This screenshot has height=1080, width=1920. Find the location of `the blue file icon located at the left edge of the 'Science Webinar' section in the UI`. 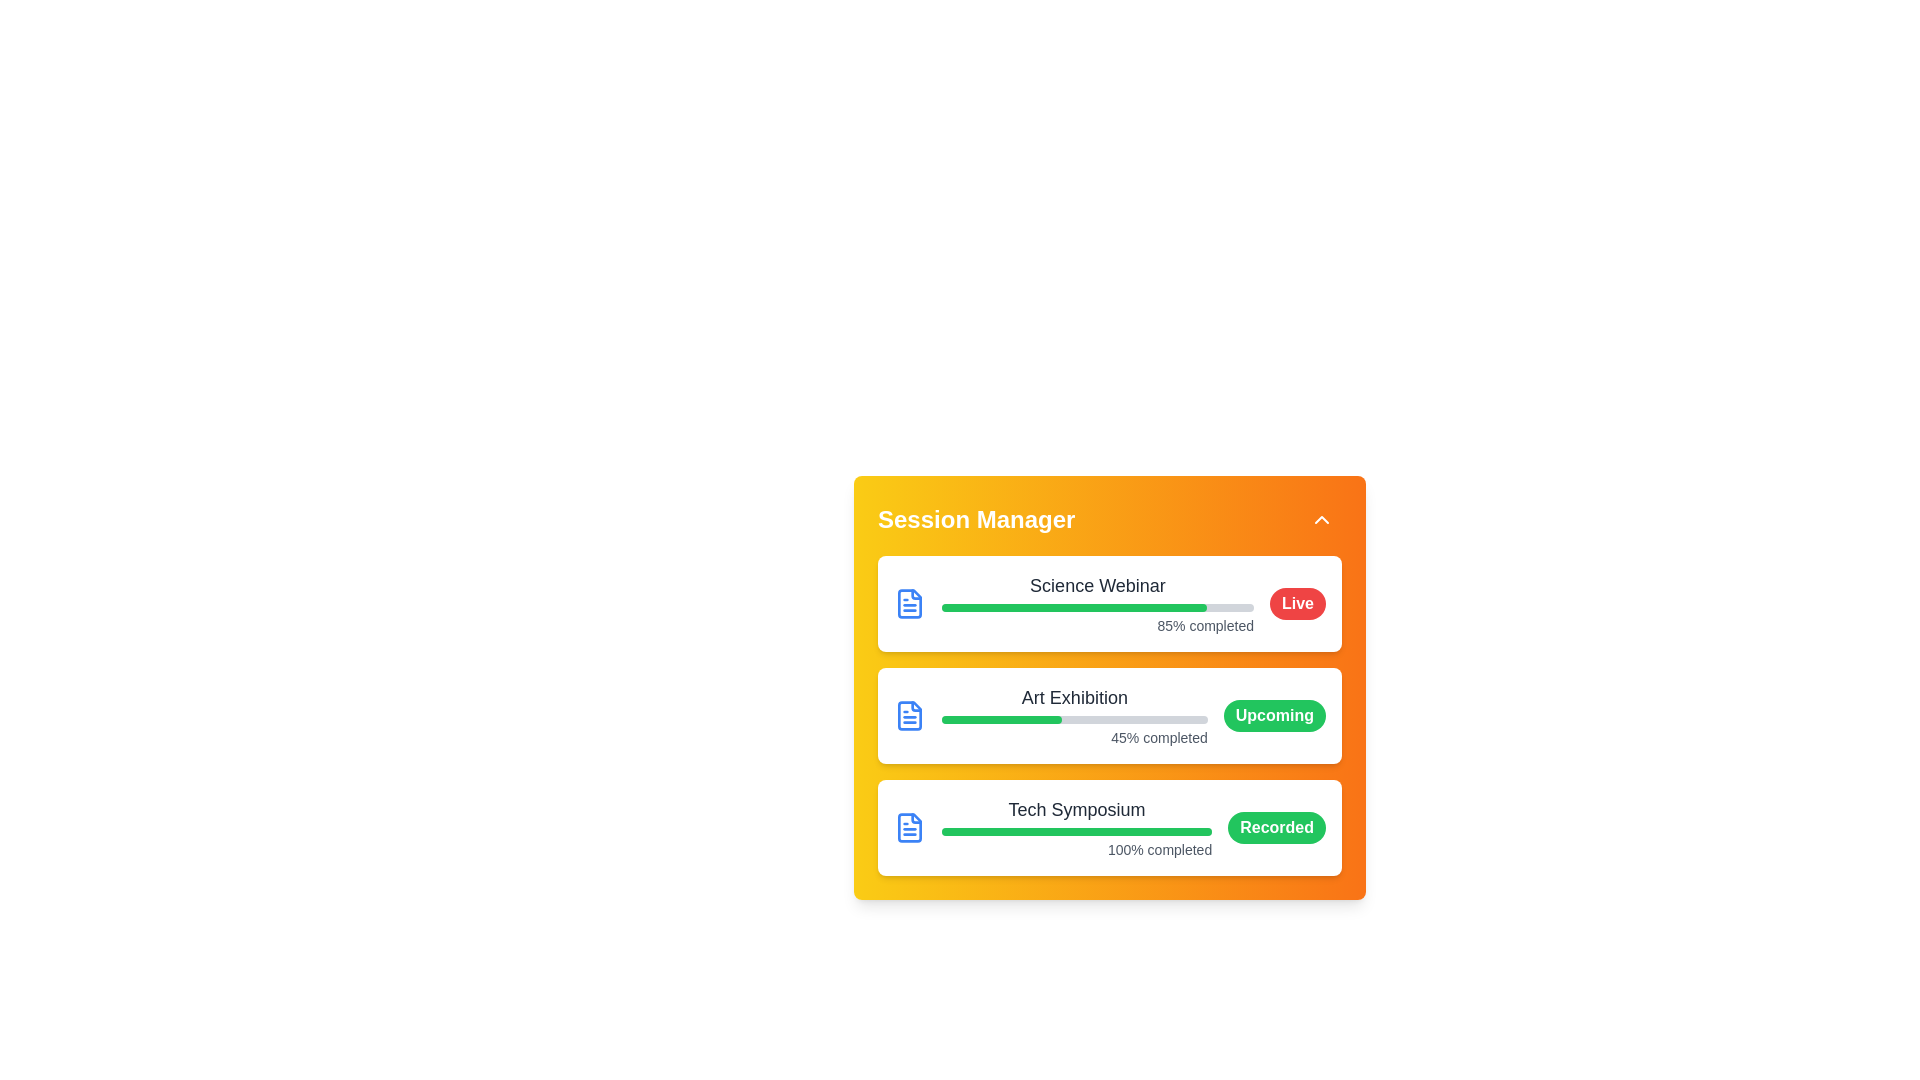

the blue file icon located at the left edge of the 'Science Webinar' section in the UI is located at coordinates (909, 715).